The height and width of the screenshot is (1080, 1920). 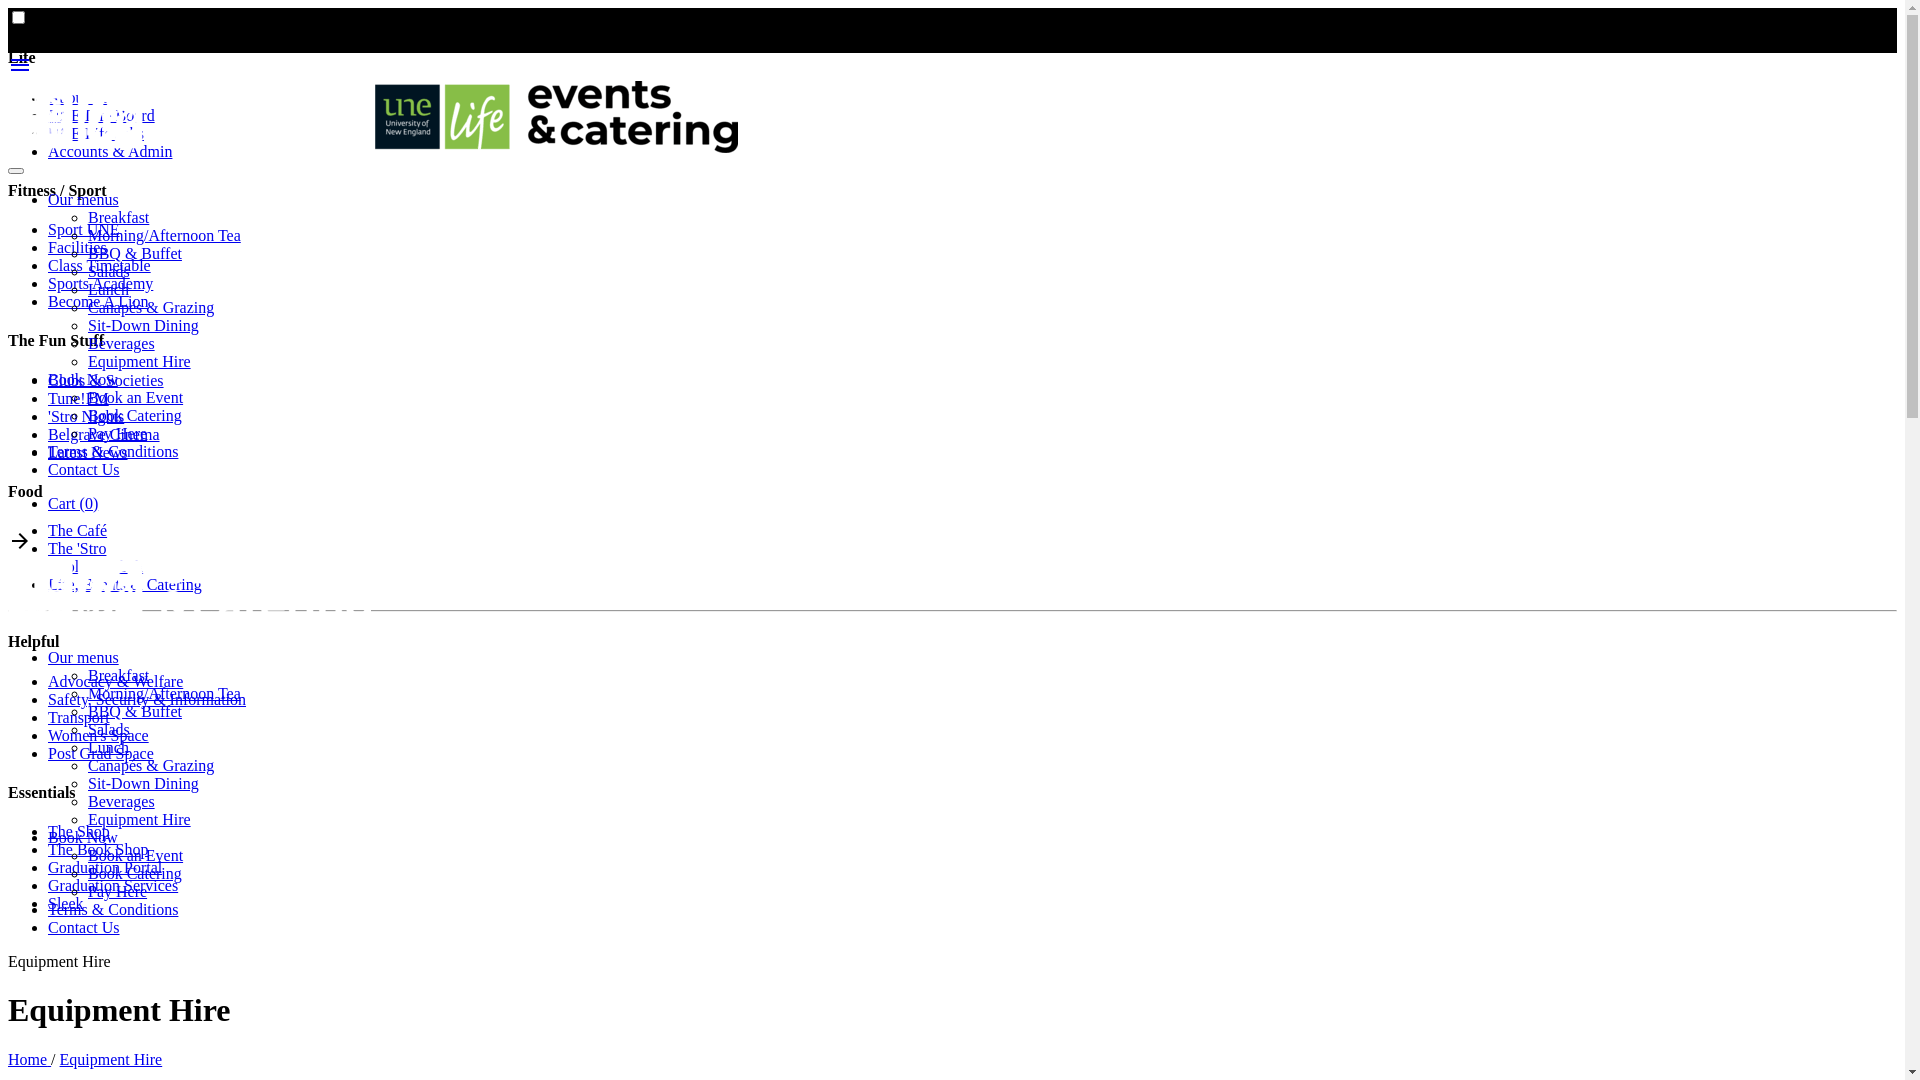 What do you see at coordinates (134, 855) in the screenshot?
I see `'Book an Event'` at bounding box center [134, 855].